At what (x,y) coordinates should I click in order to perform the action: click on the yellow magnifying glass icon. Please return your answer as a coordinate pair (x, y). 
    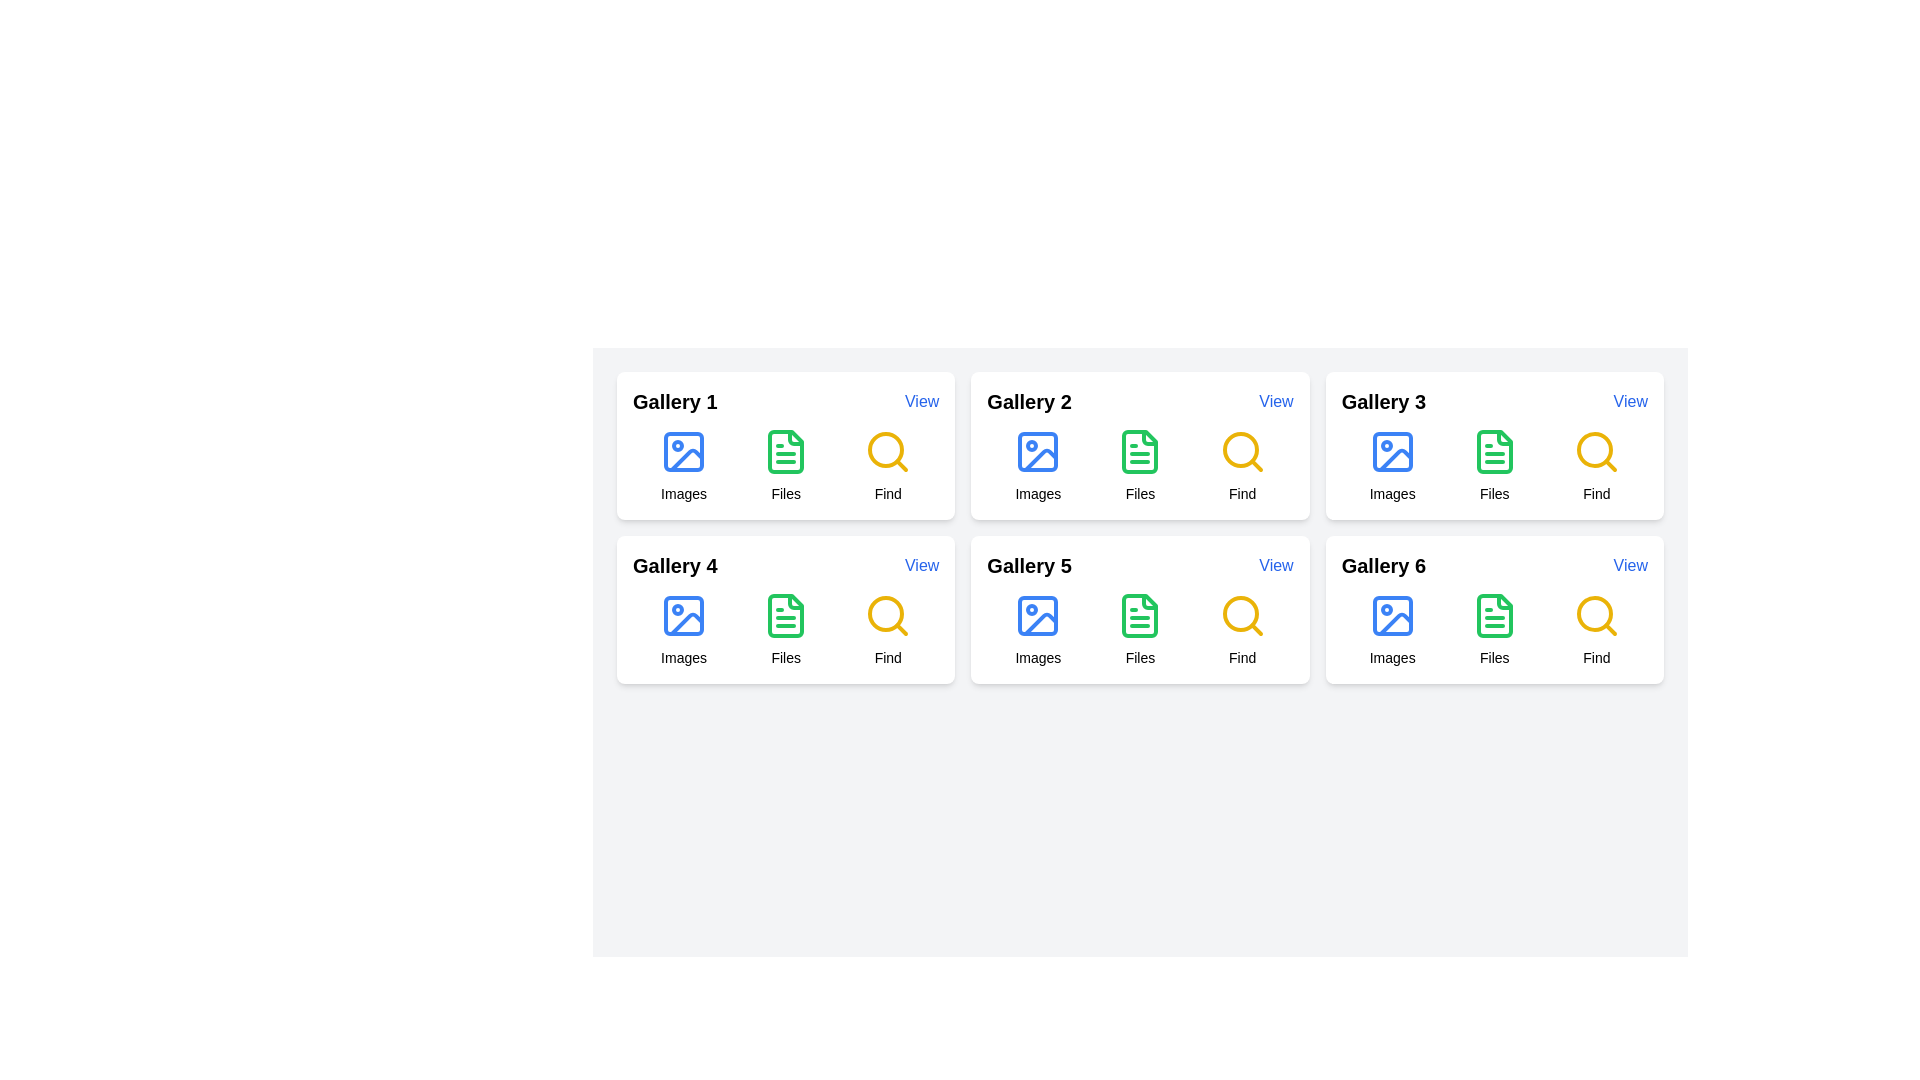
    Looking at the image, I should click on (887, 615).